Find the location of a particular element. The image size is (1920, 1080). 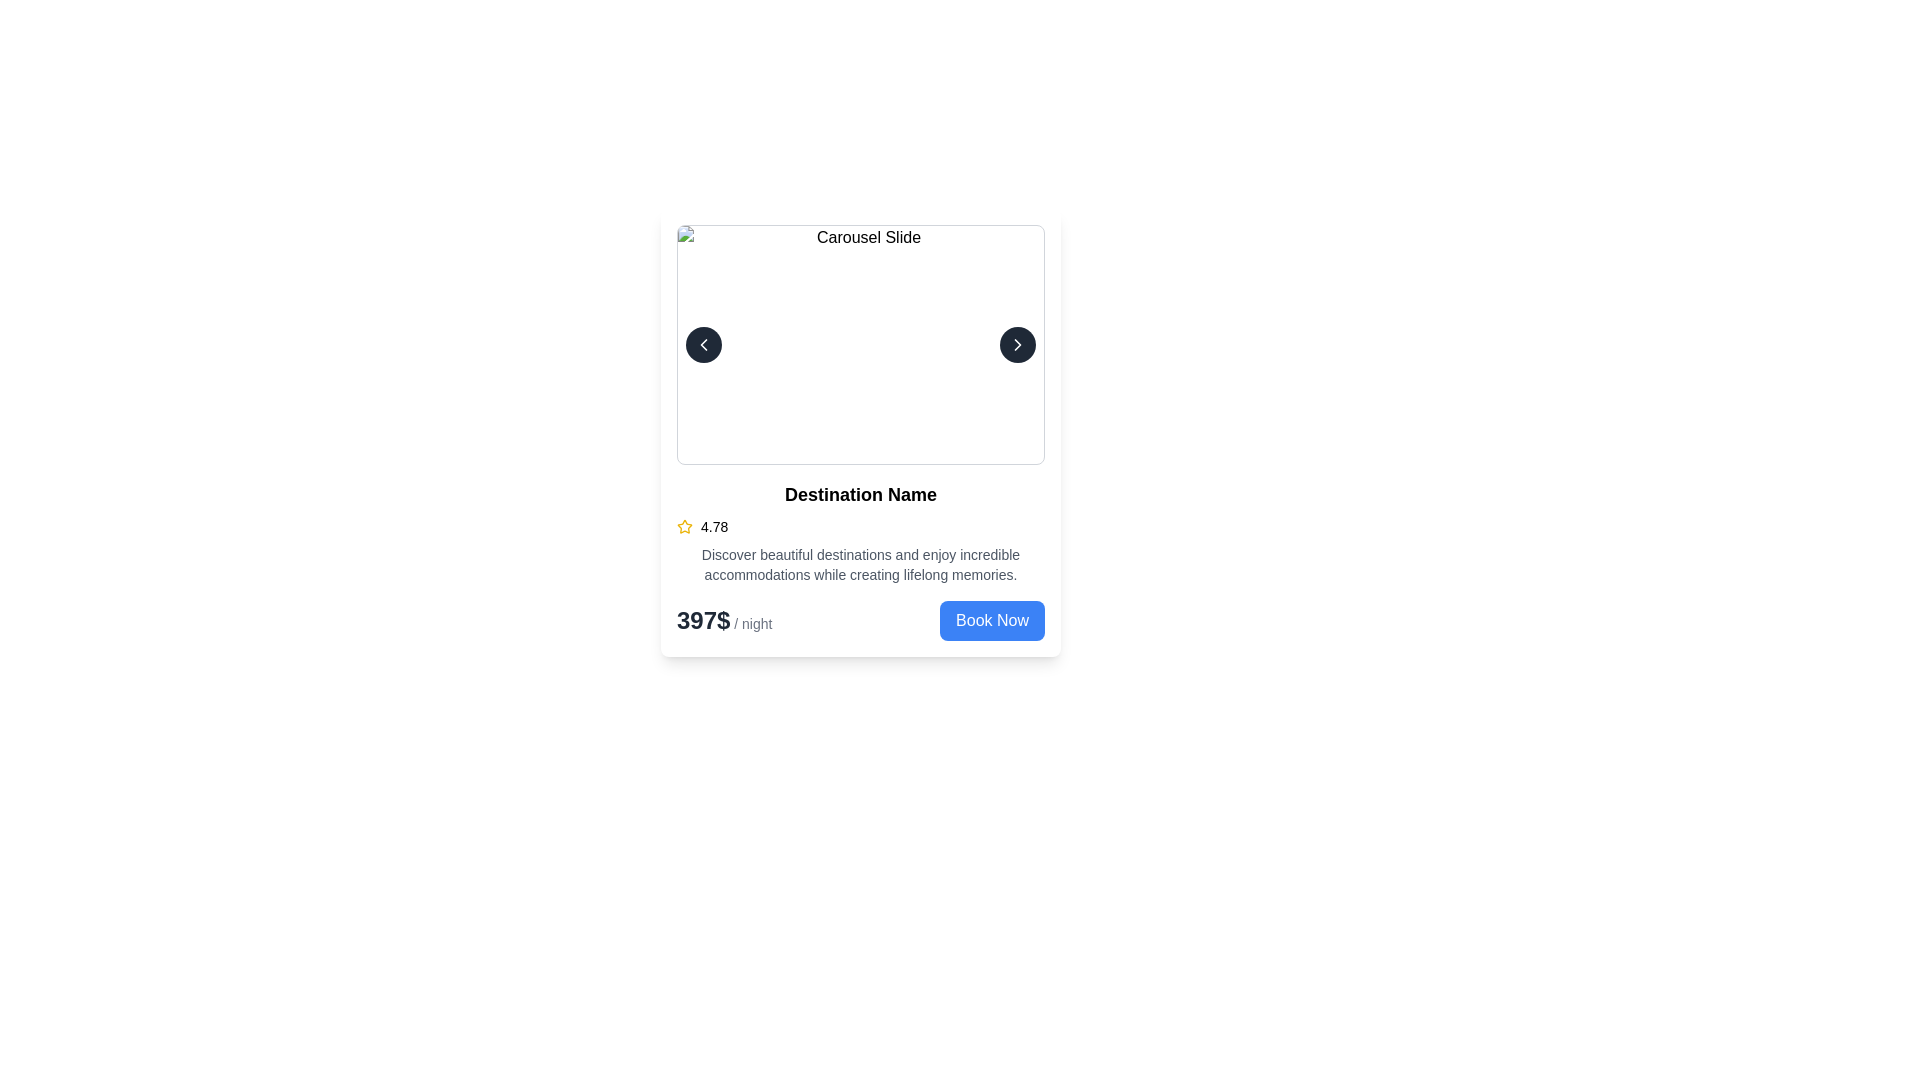

the block of text styled in a small, grey font that reads 'Discover beautiful destinations and enjoy incredible accommodations while creating lifelong memories.' It is located below the rating section and above the pricing details in the card layout is located at coordinates (860, 564).